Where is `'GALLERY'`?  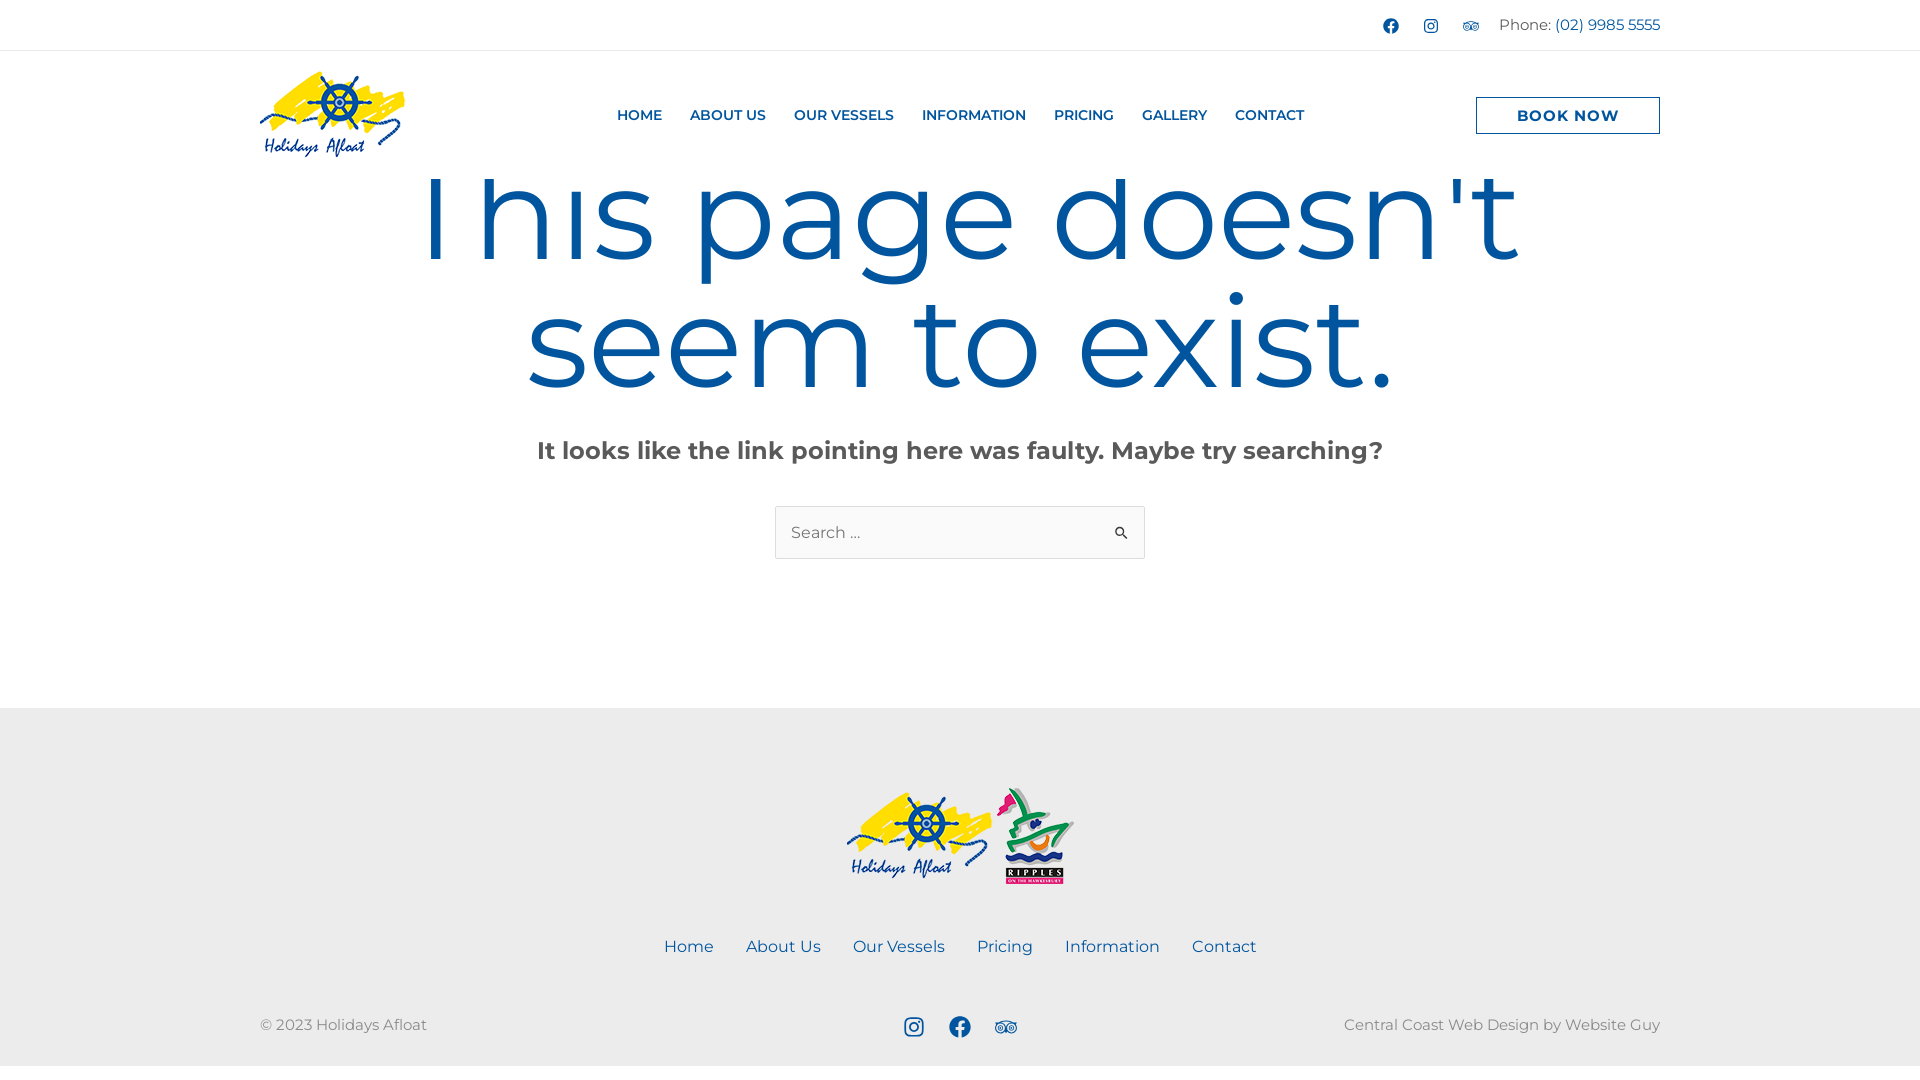 'GALLERY' is located at coordinates (1128, 115).